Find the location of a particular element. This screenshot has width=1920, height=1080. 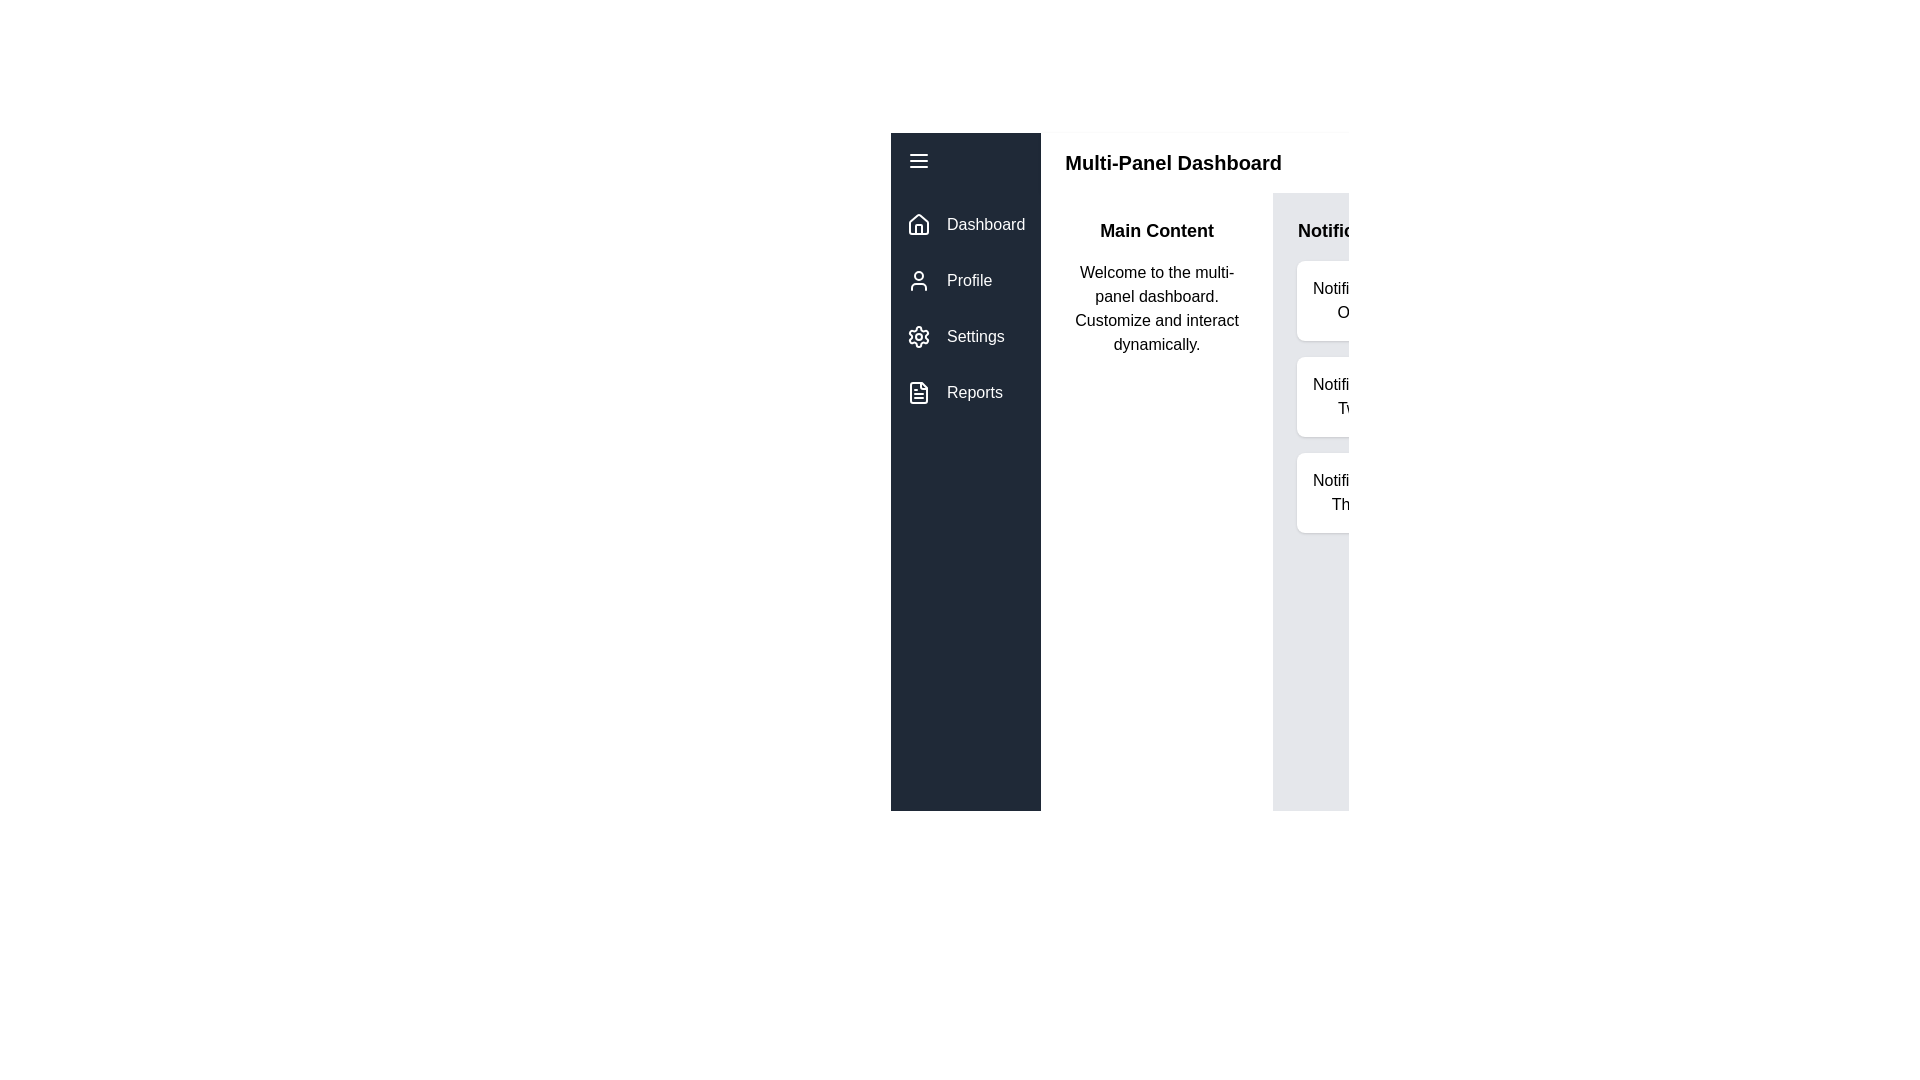

the gear-shaped icon in the vertical navigation menu, which is the third icon from the top is located at coordinates (917, 335).